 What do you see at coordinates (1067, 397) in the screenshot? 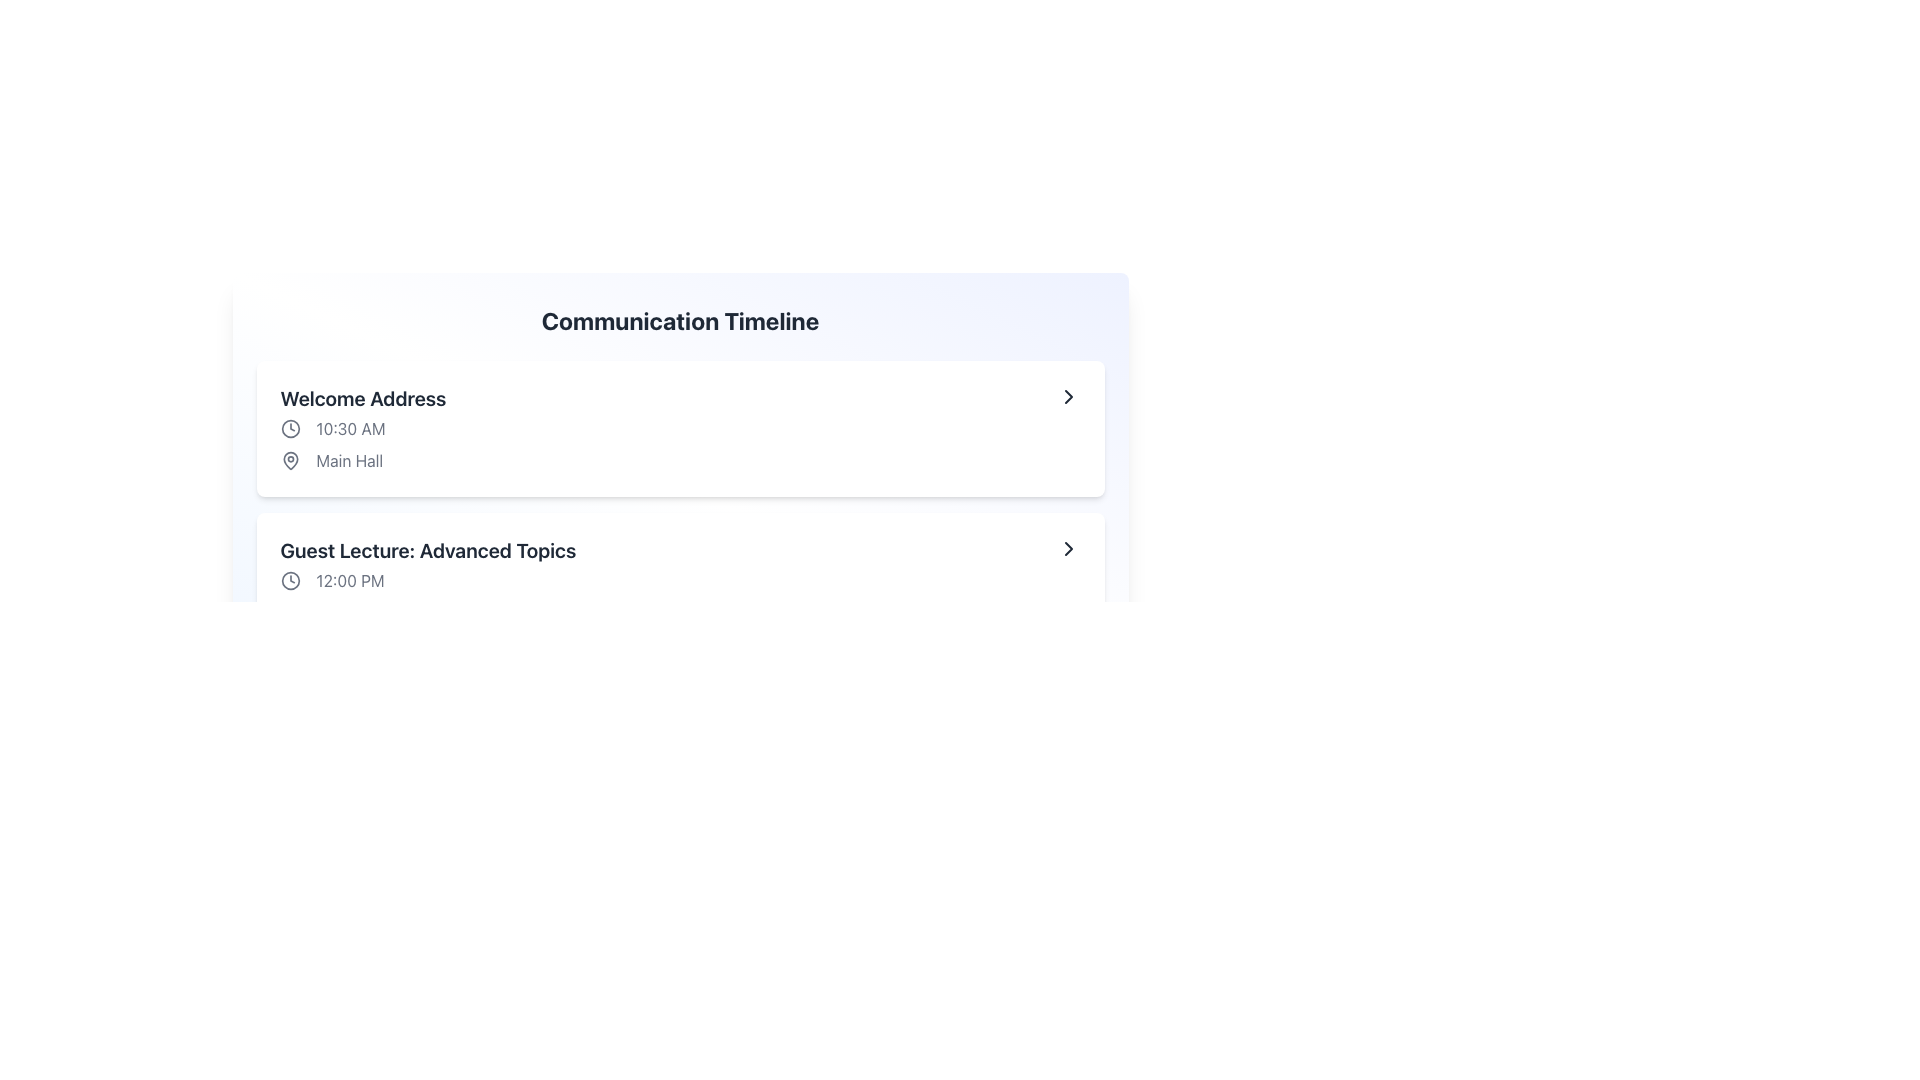
I see `the right-facing chevron arrow icon located at the far right of the first content item in the timeline list, which signifies navigation to additional information or actions` at bounding box center [1067, 397].